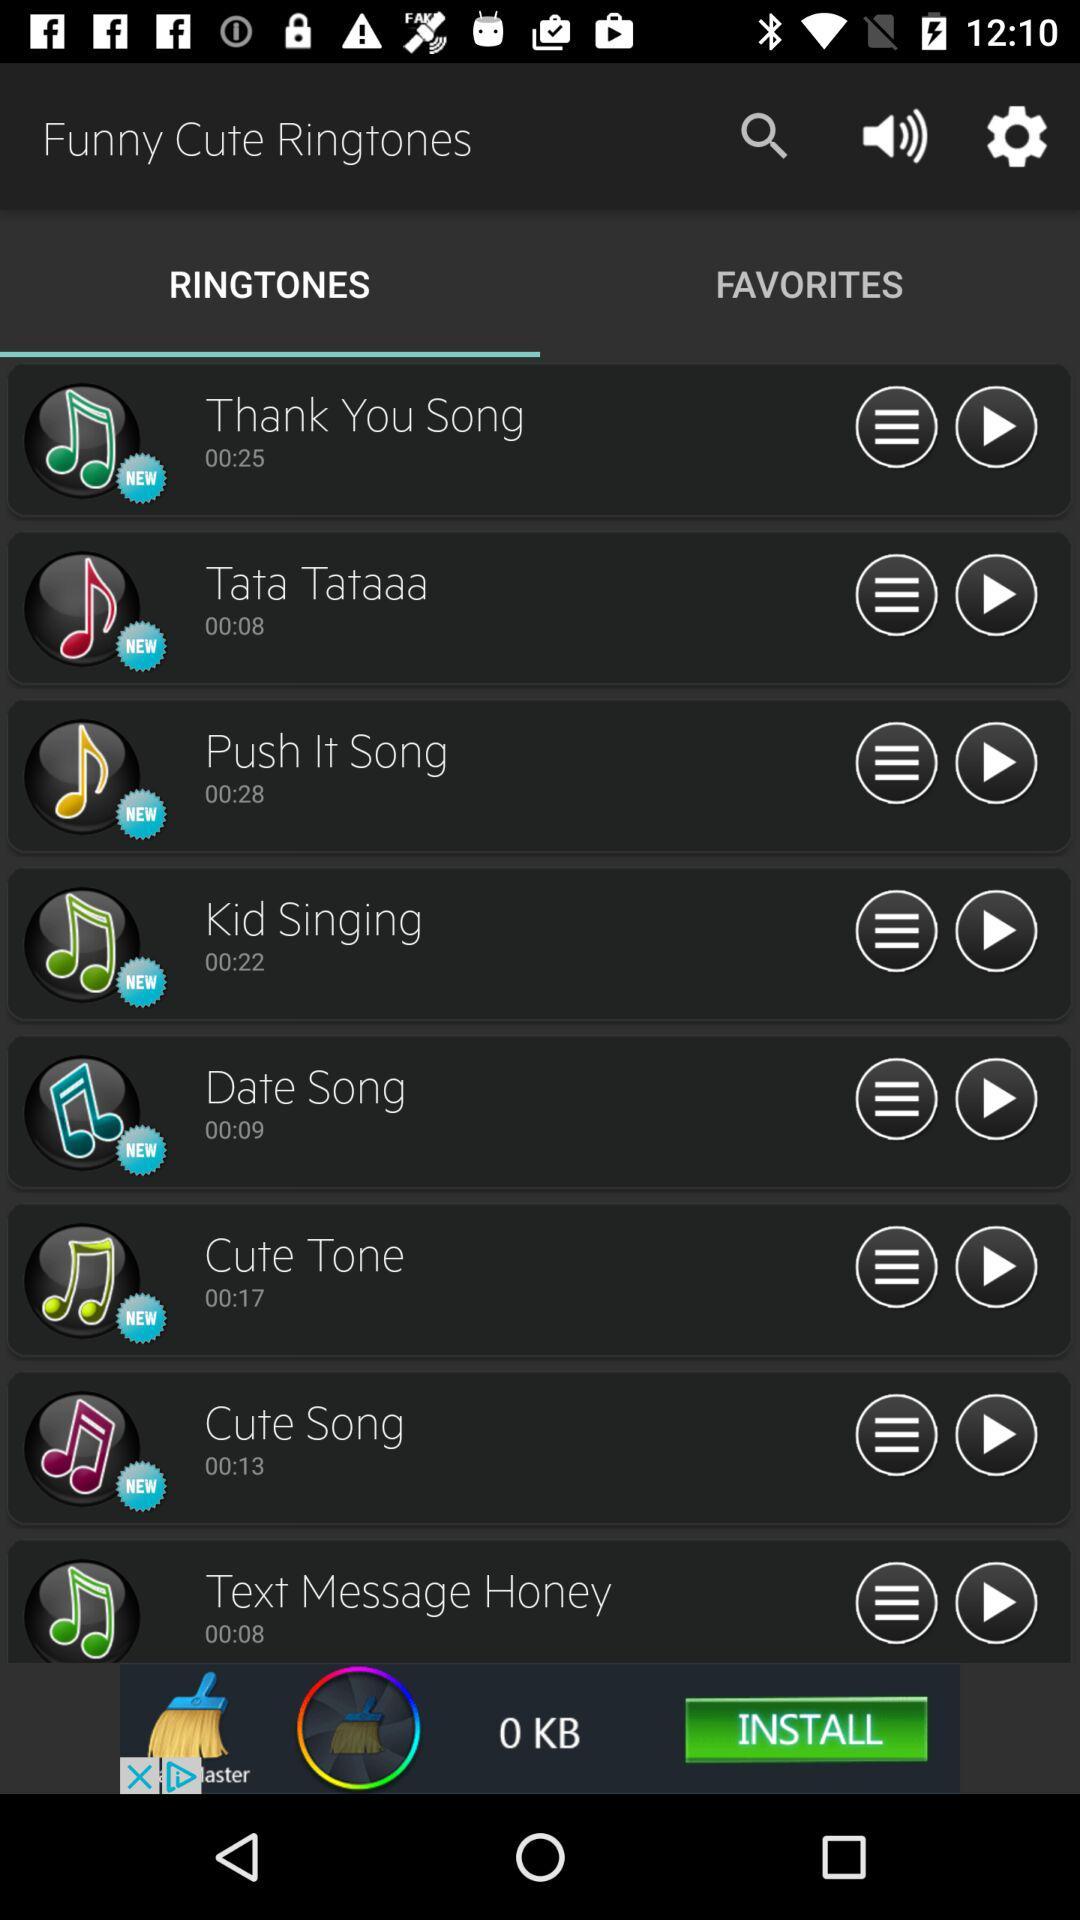 Image resolution: width=1080 pixels, height=1920 pixels. Describe the element at coordinates (995, 1604) in the screenshot. I see `execute the track` at that location.